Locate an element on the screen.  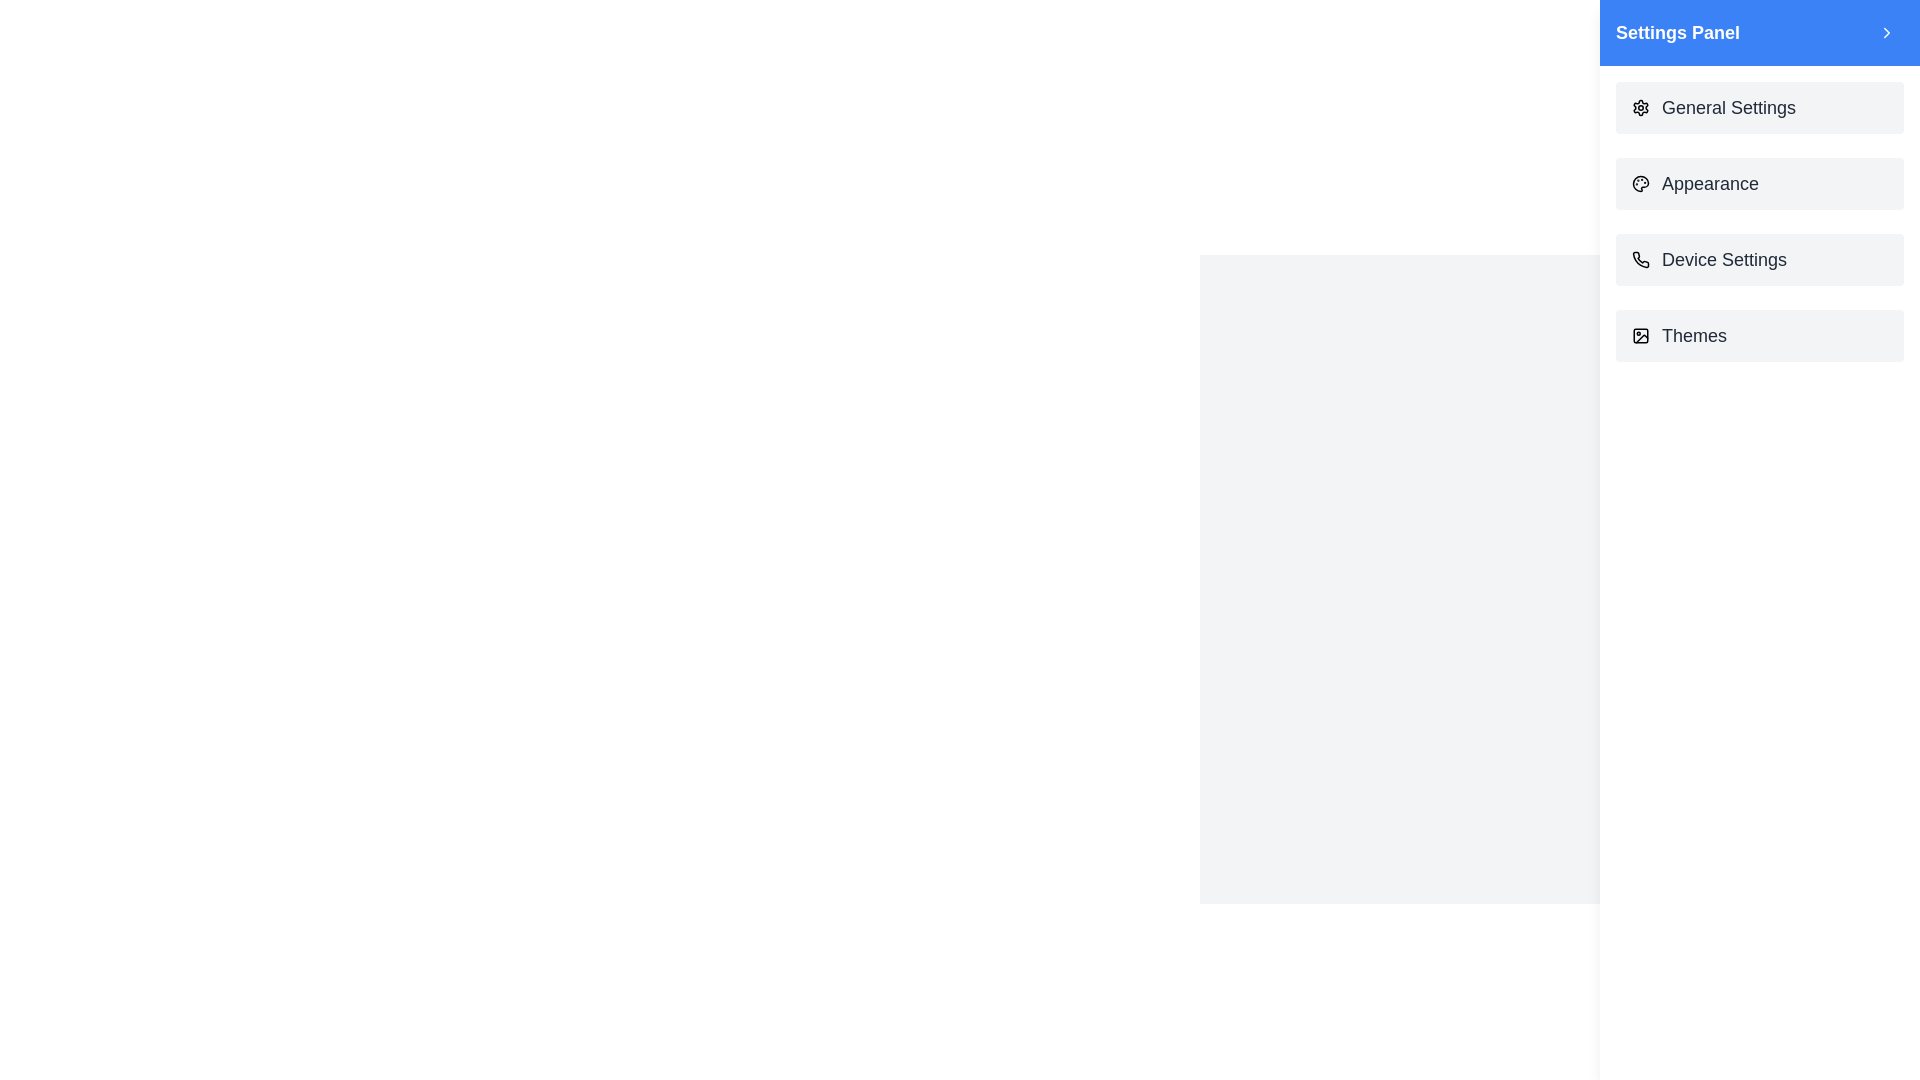
the small blue rounded button with a chevron icon located on the top-right corner of the 'Settings Panel' for keyboard navigation is located at coordinates (1885, 33).